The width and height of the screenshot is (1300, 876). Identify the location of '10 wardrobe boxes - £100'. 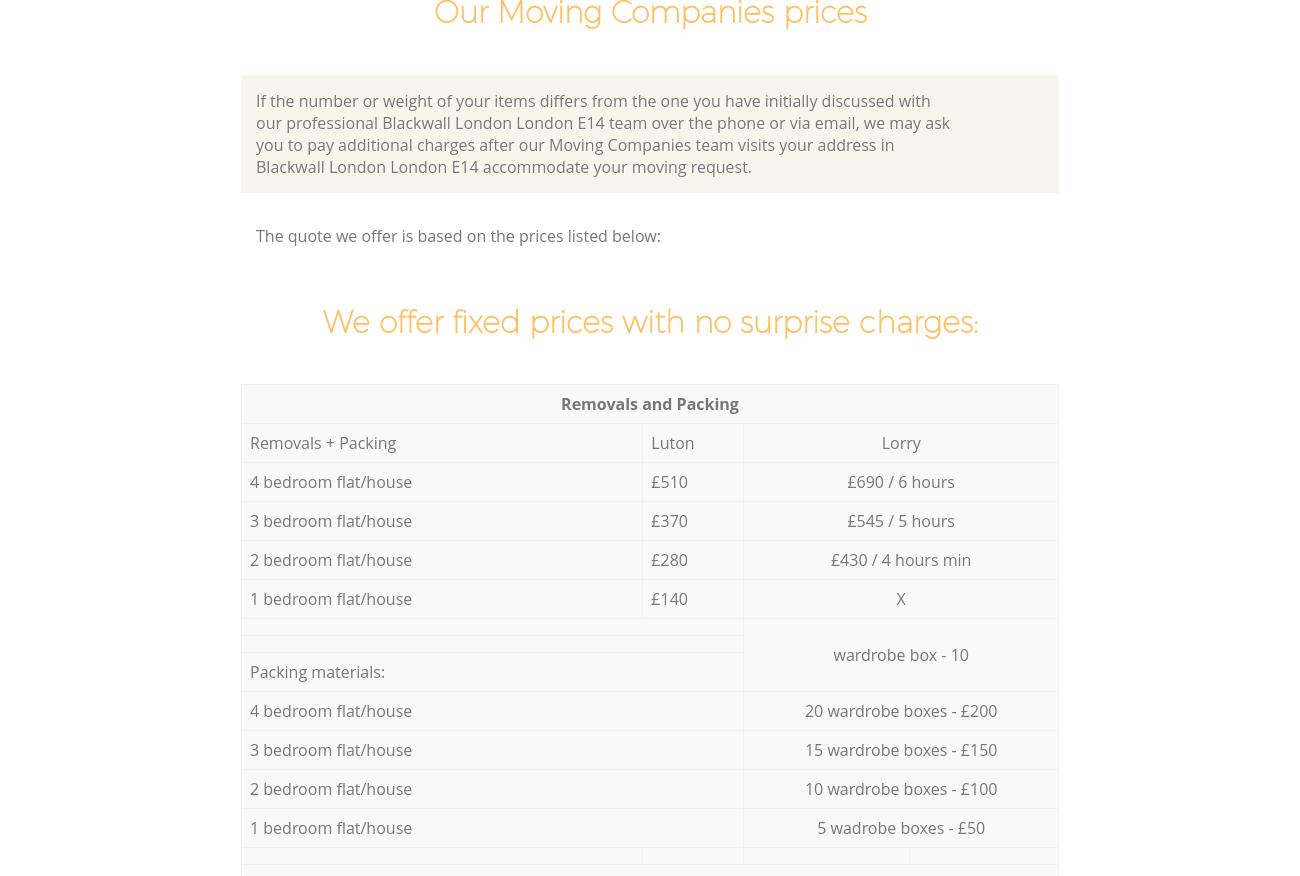
(899, 788).